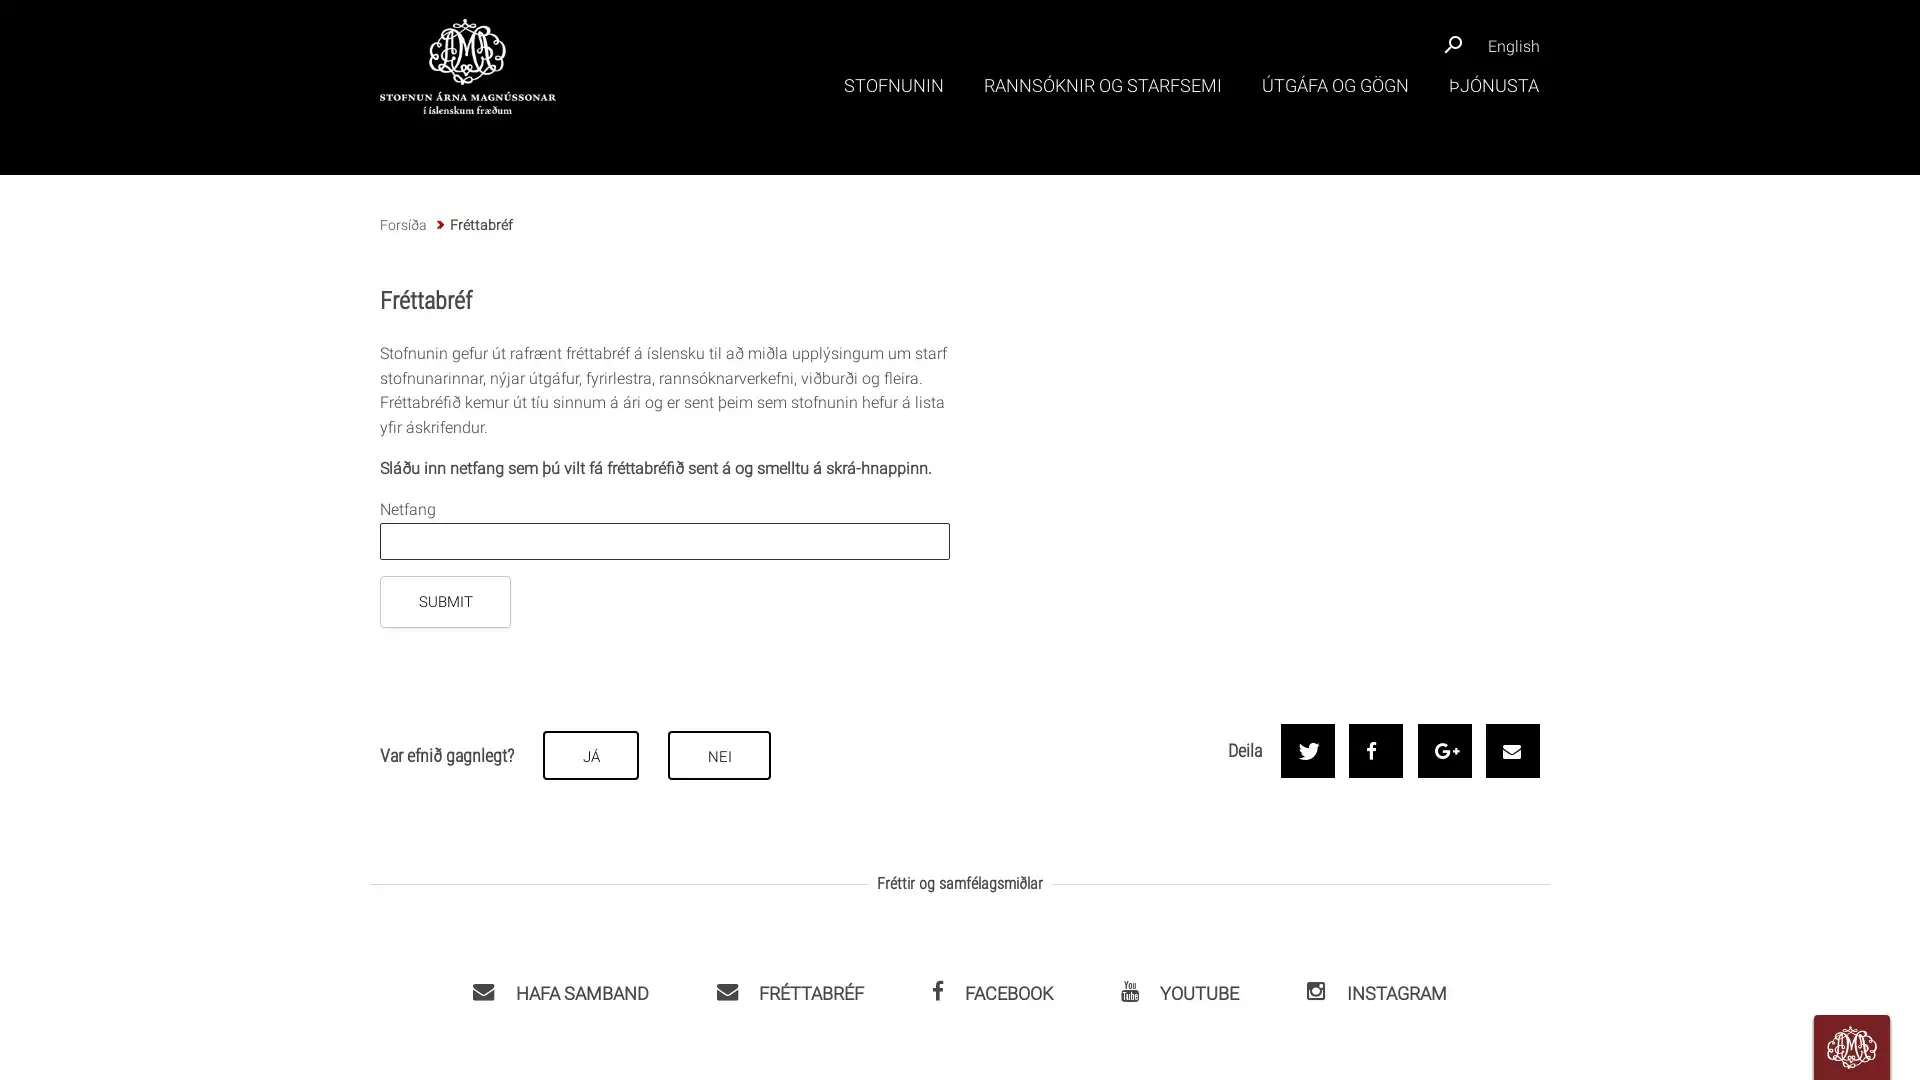 This screenshot has height=1080, width=1920. I want to click on Share on Google+, so click(1444, 749).